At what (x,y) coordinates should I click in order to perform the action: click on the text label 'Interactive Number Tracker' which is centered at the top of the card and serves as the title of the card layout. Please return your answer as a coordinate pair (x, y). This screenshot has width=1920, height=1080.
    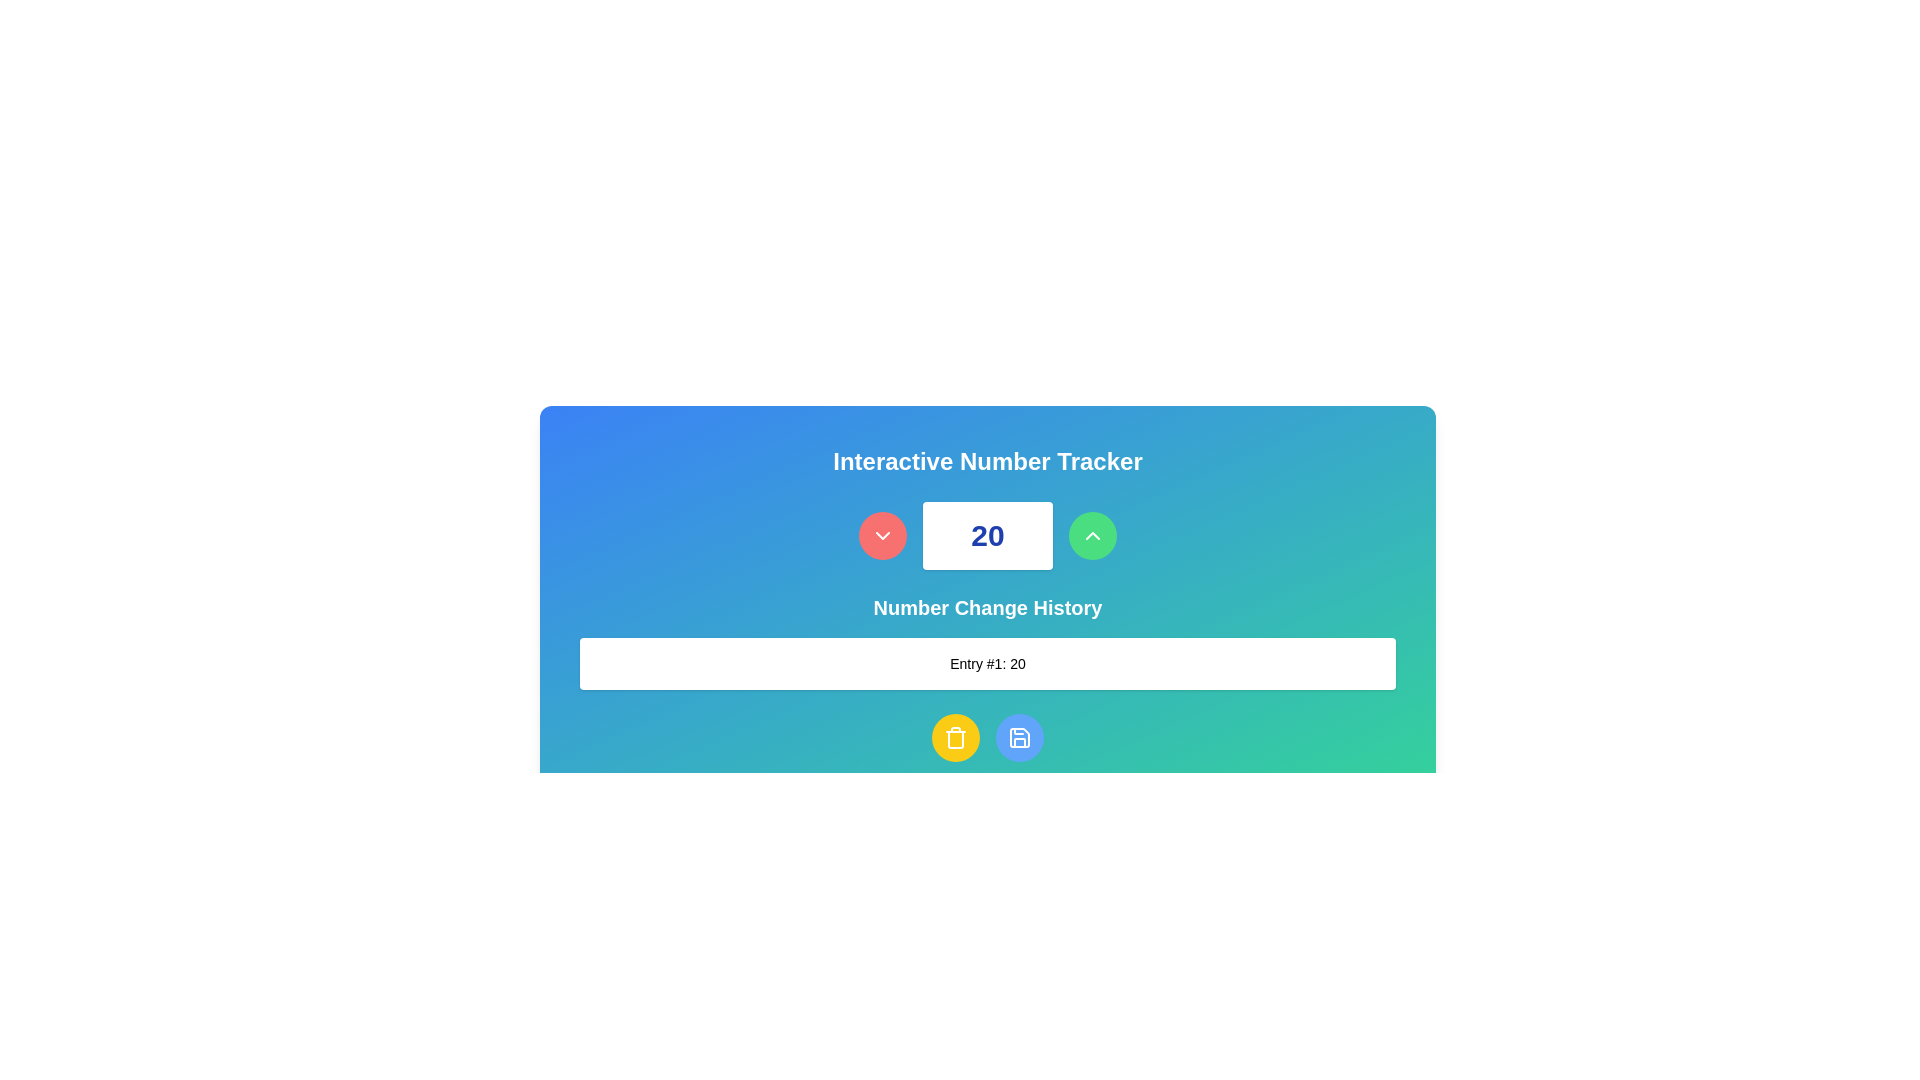
    Looking at the image, I should click on (988, 462).